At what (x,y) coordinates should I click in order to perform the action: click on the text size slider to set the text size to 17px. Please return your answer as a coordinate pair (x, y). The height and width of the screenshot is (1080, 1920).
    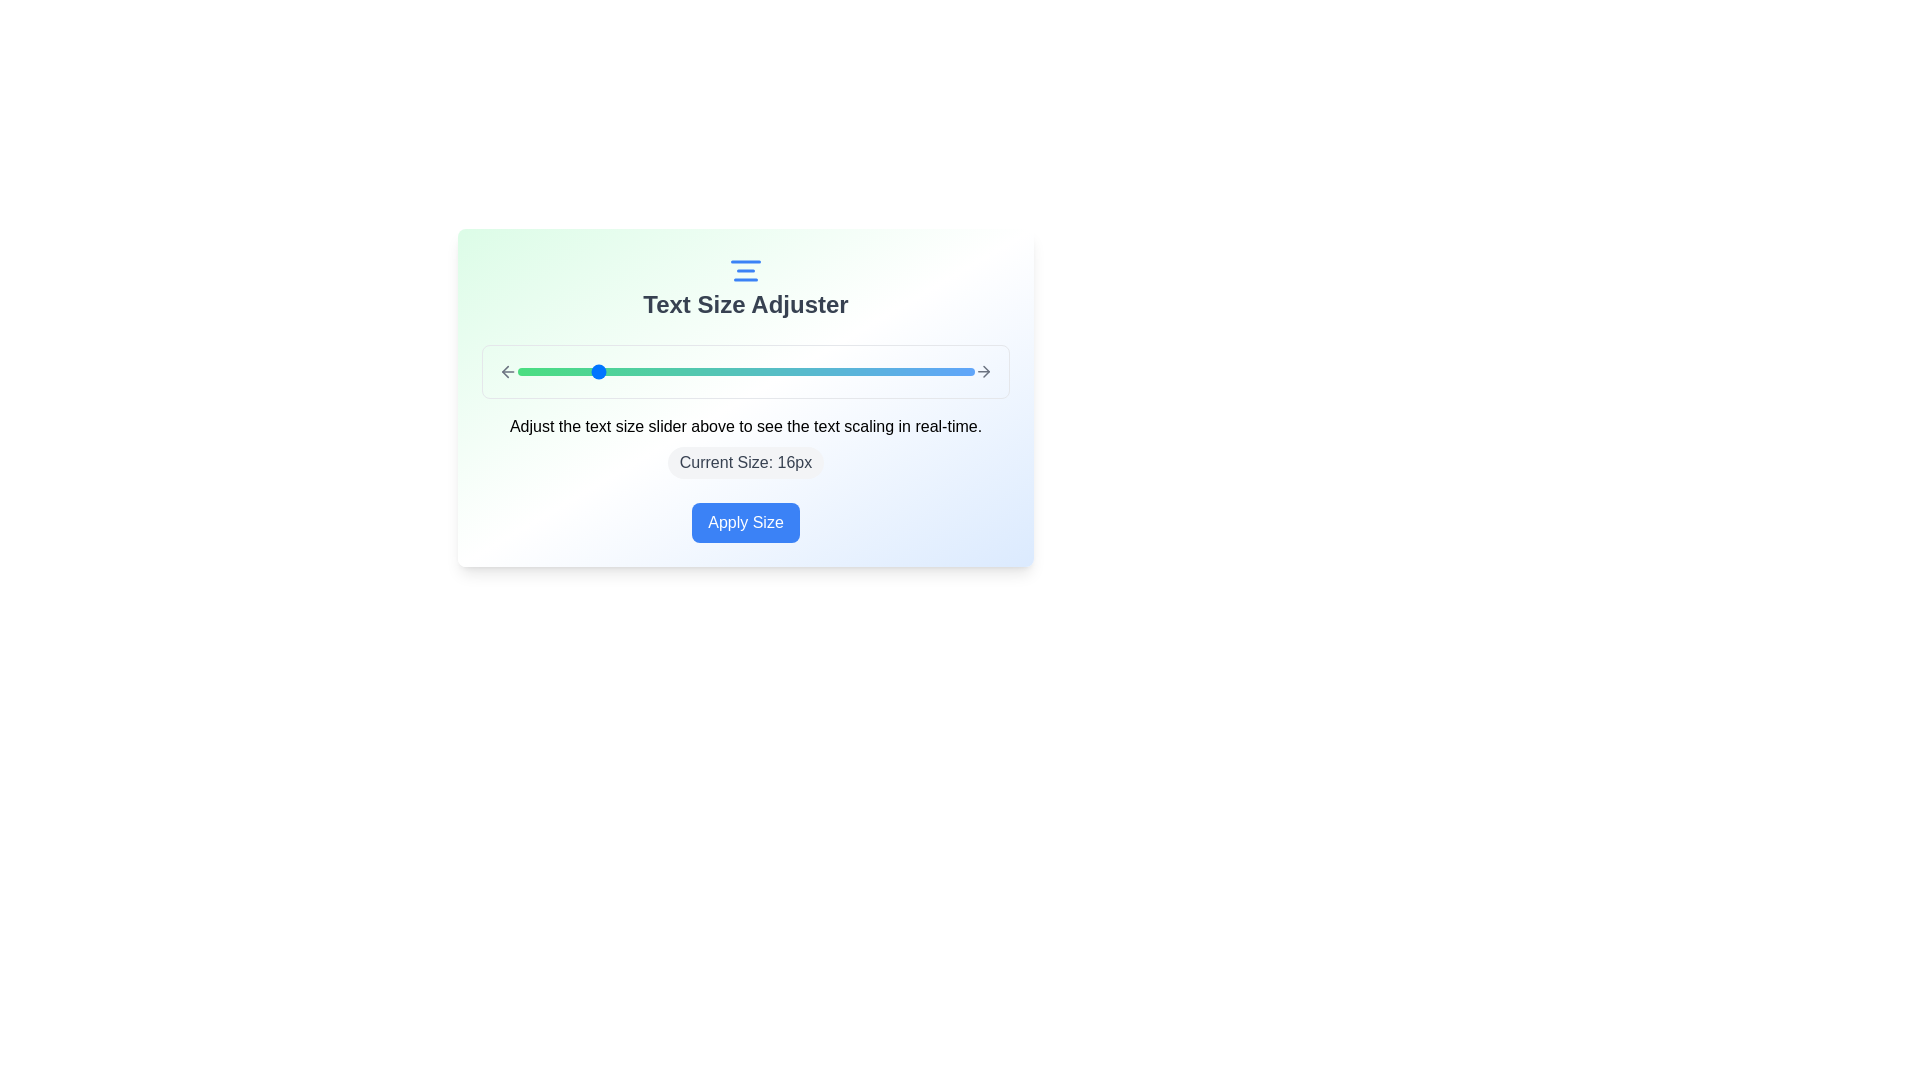
    Looking at the image, I should click on (611, 371).